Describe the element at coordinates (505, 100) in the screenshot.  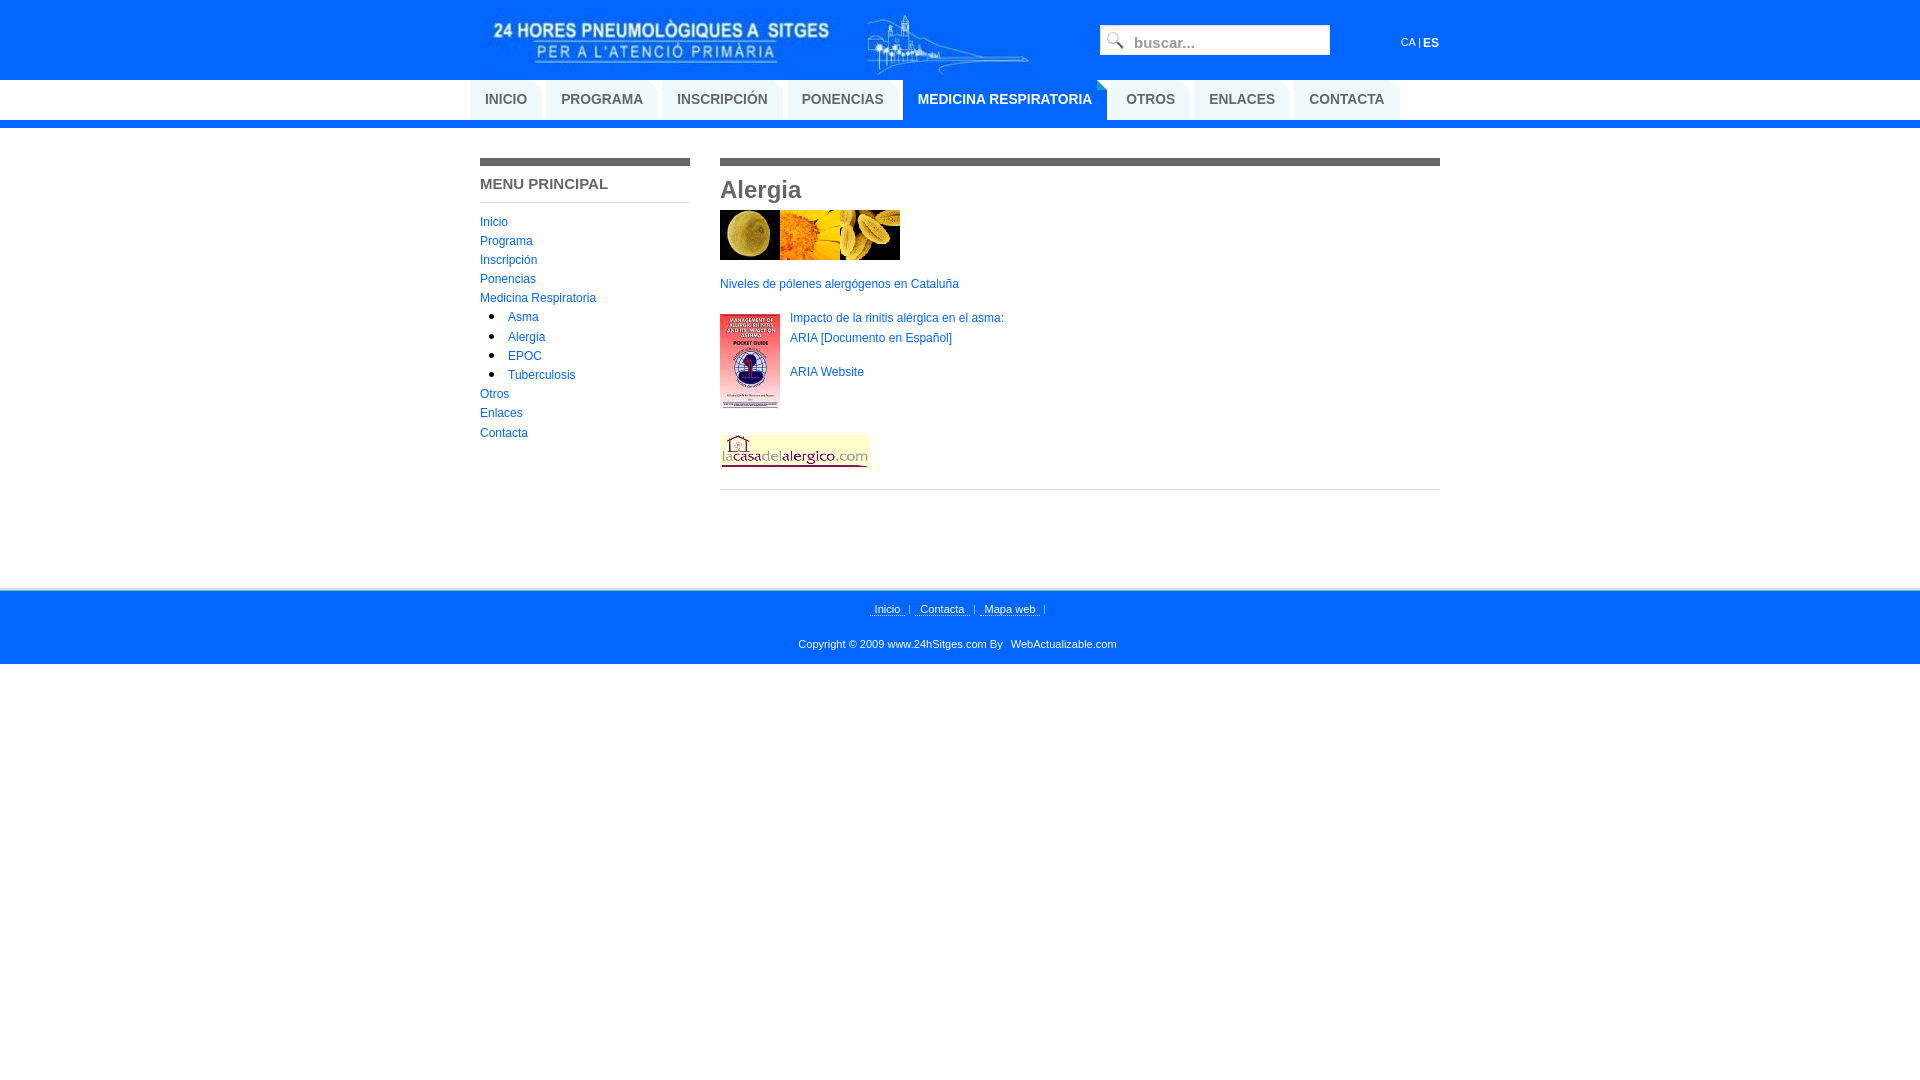
I see `'INICIO'` at that location.